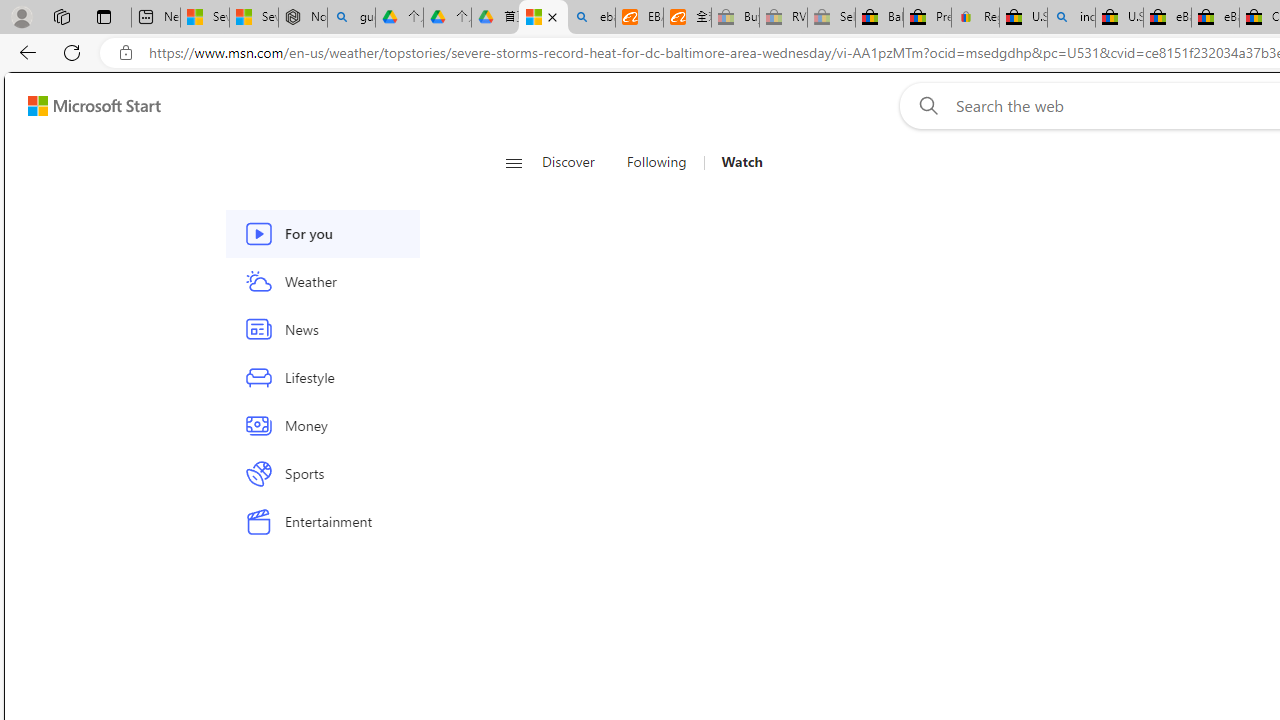  Describe the element at coordinates (351, 17) in the screenshot. I see `'guge yunpan - Search'` at that location.